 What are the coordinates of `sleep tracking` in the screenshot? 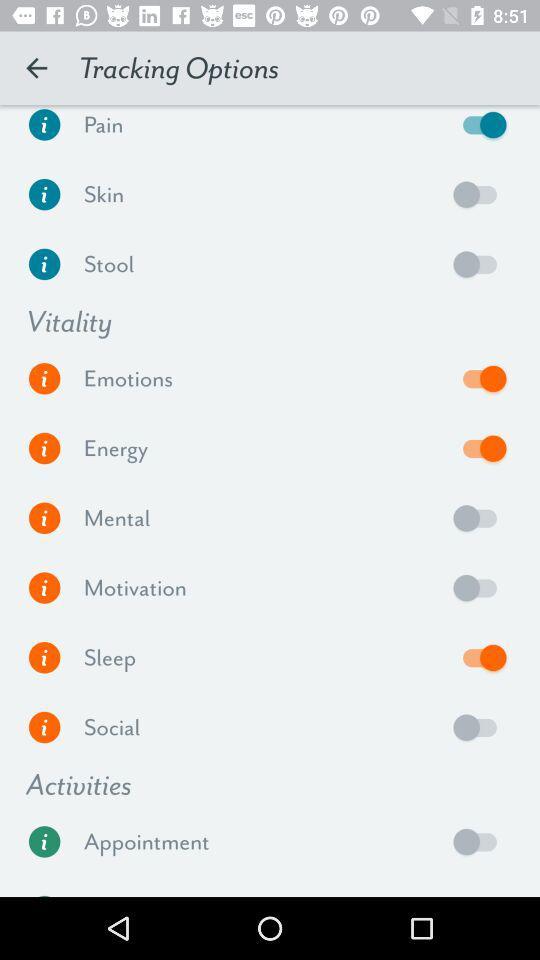 It's located at (479, 656).